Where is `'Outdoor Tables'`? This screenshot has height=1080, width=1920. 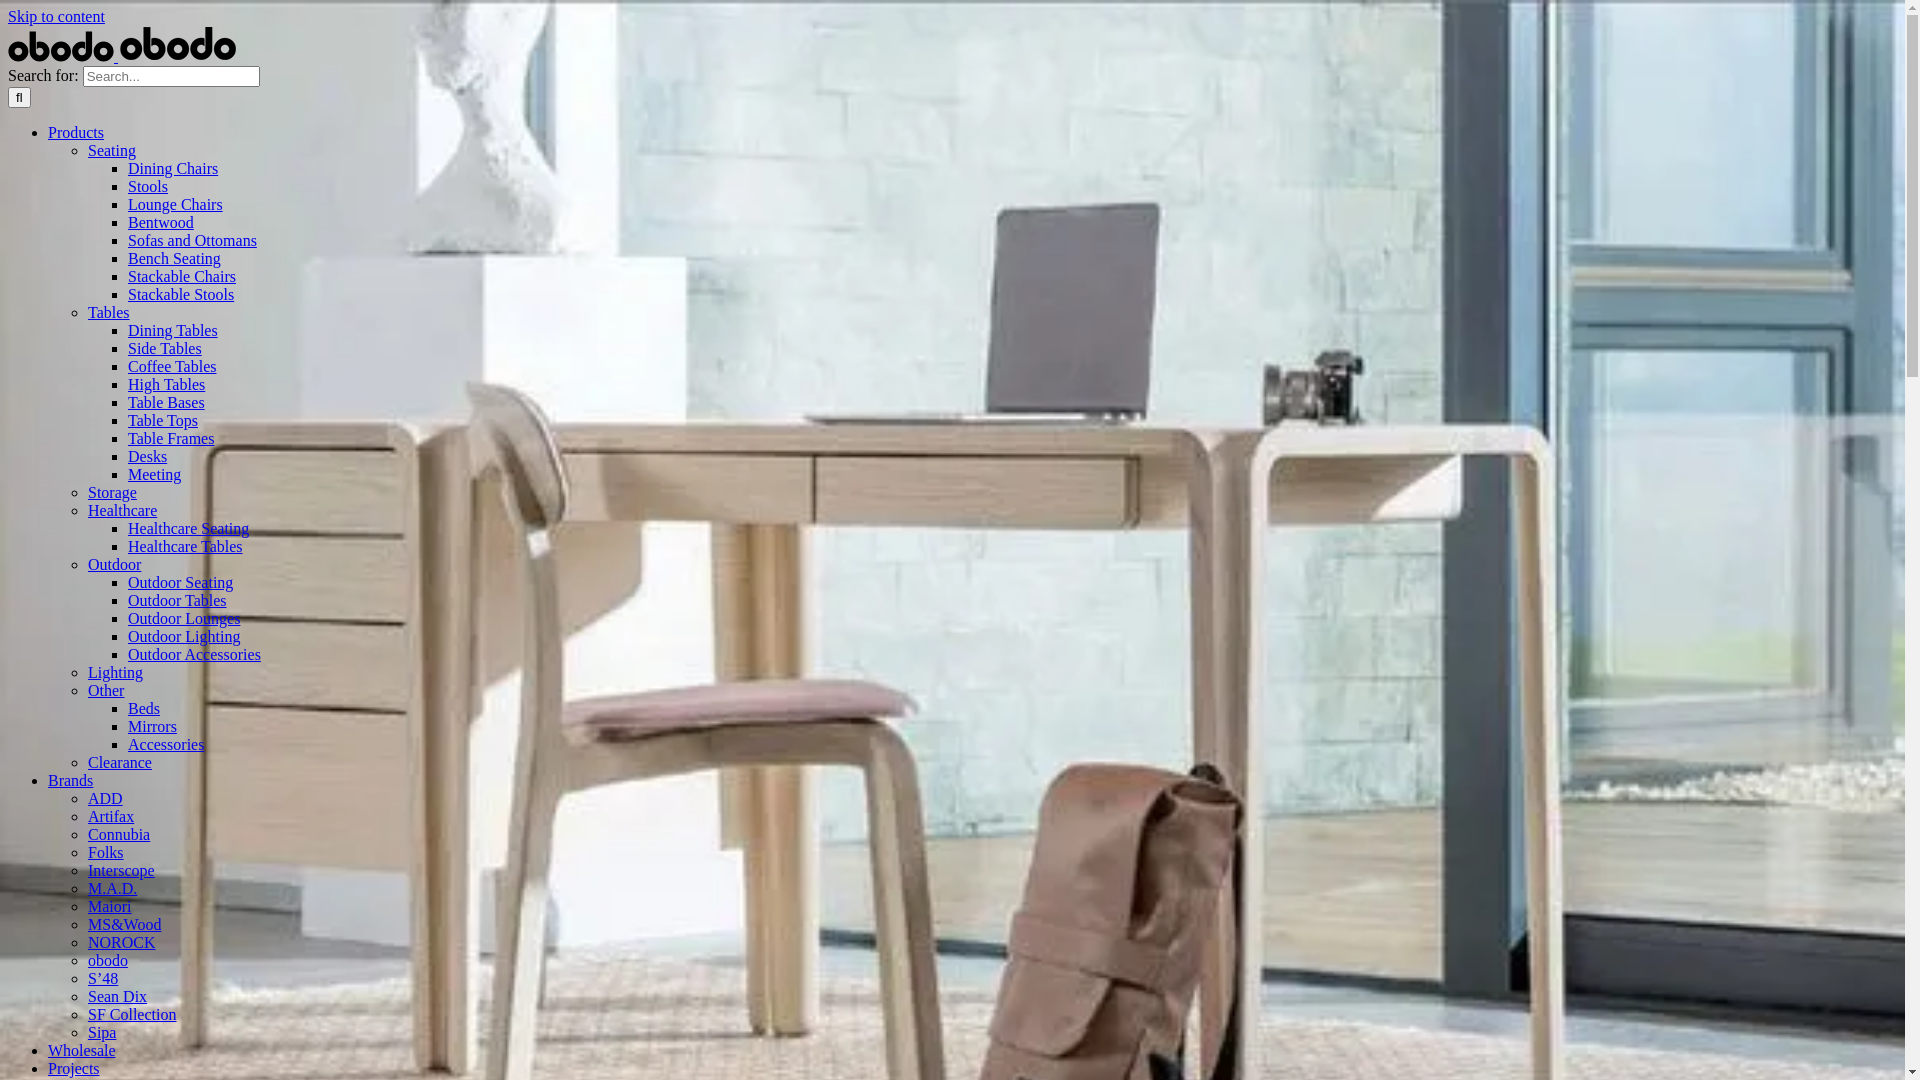
'Outdoor Tables' is located at coordinates (177, 599).